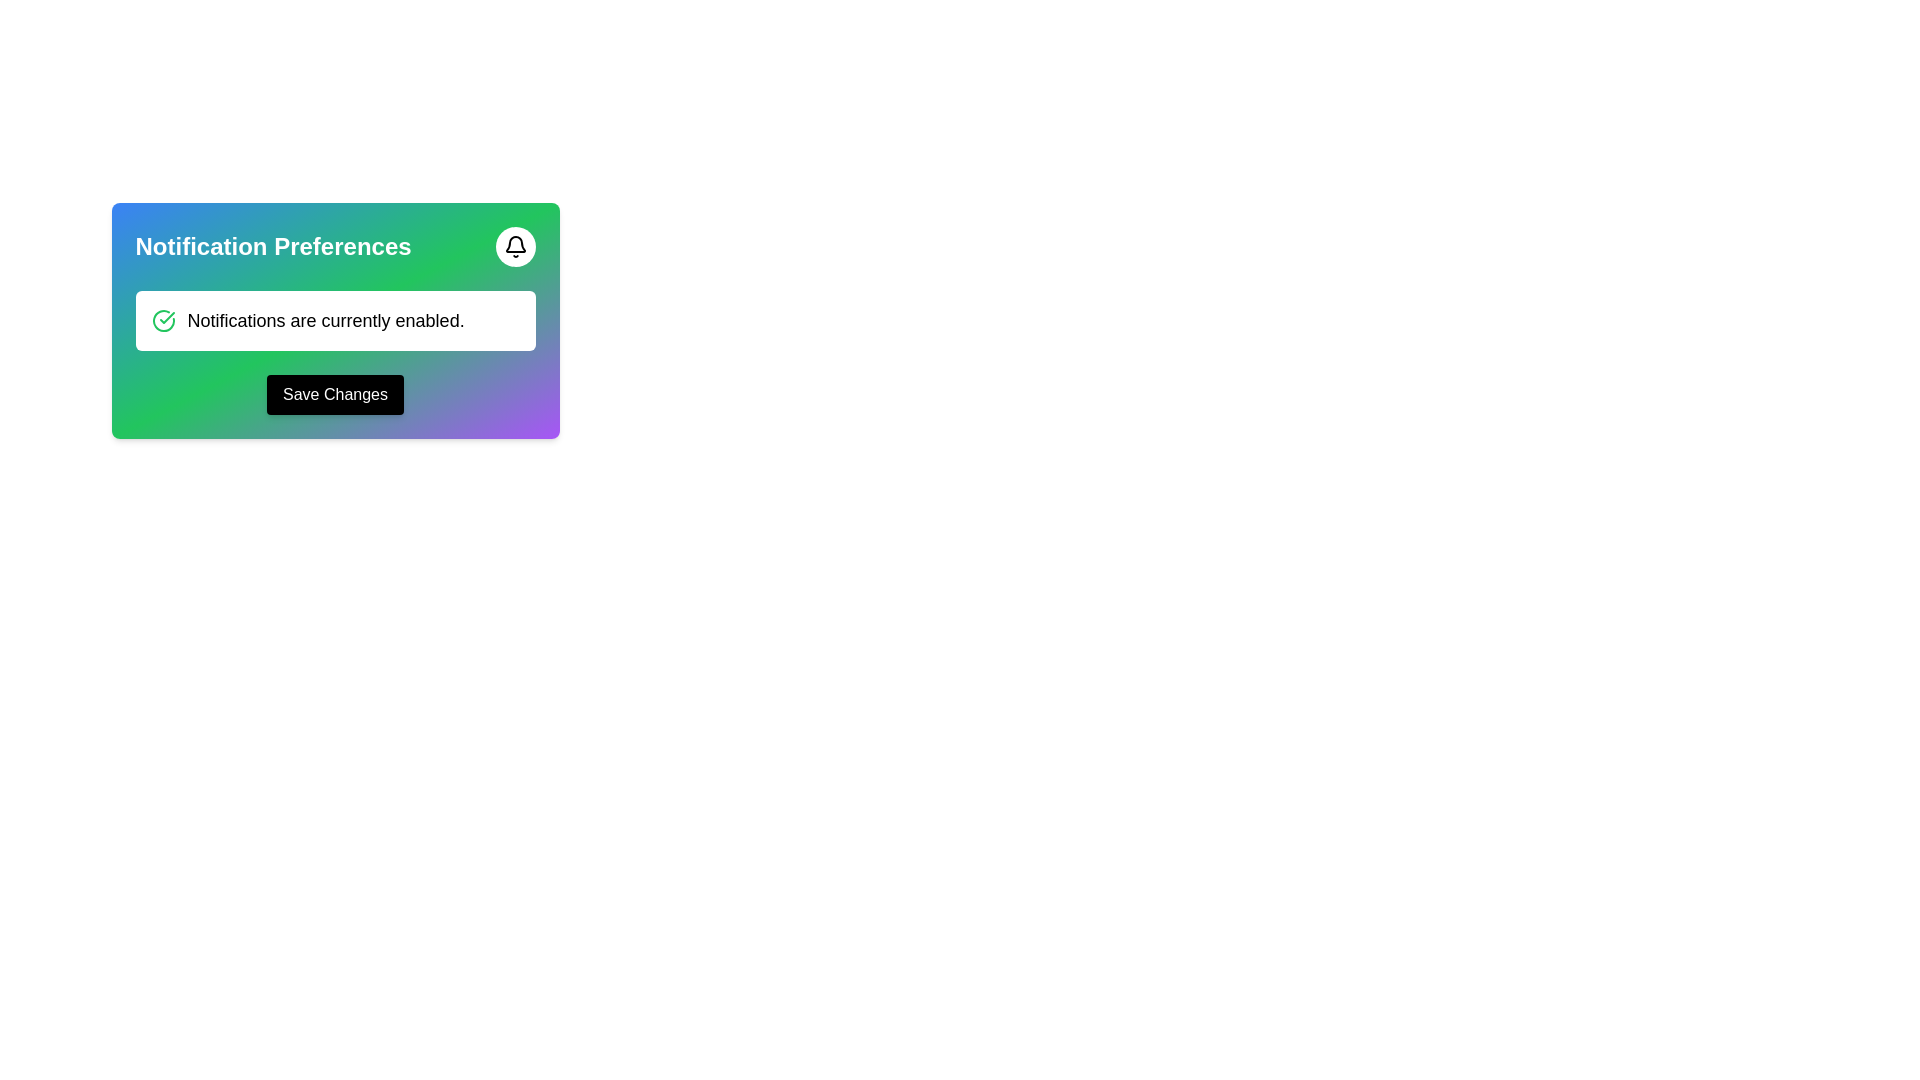 The image size is (1920, 1080). Describe the element at coordinates (326, 319) in the screenshot. I see `the text label that indicates the current status of notifications being enabled, located to the right of a green checkmark icon` at that location.